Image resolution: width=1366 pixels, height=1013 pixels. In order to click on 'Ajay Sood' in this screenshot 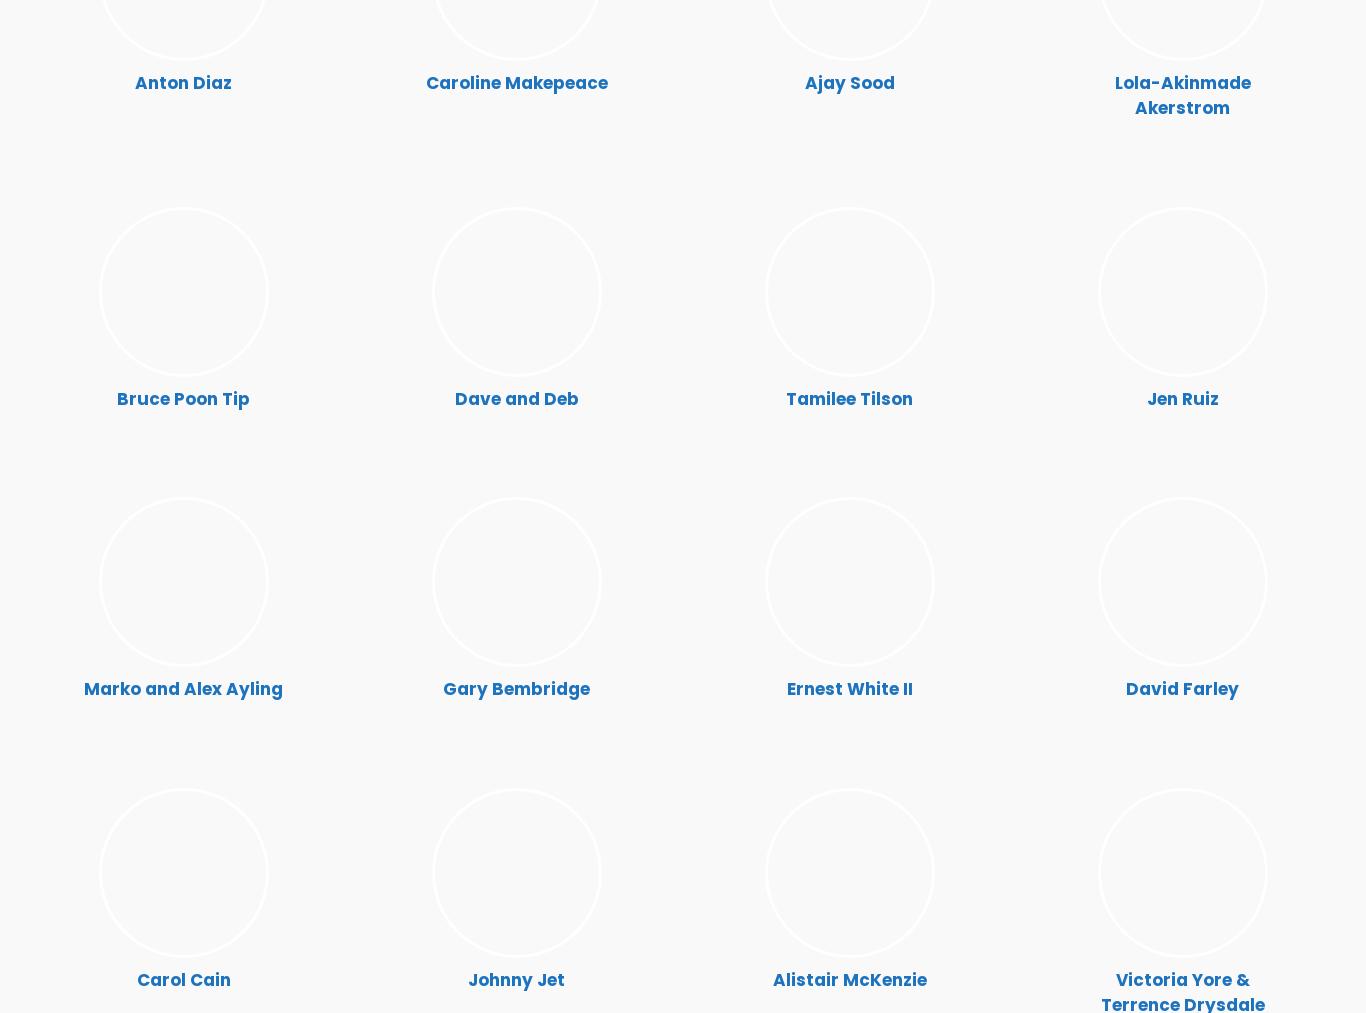, I will do `click(847, 80)`.